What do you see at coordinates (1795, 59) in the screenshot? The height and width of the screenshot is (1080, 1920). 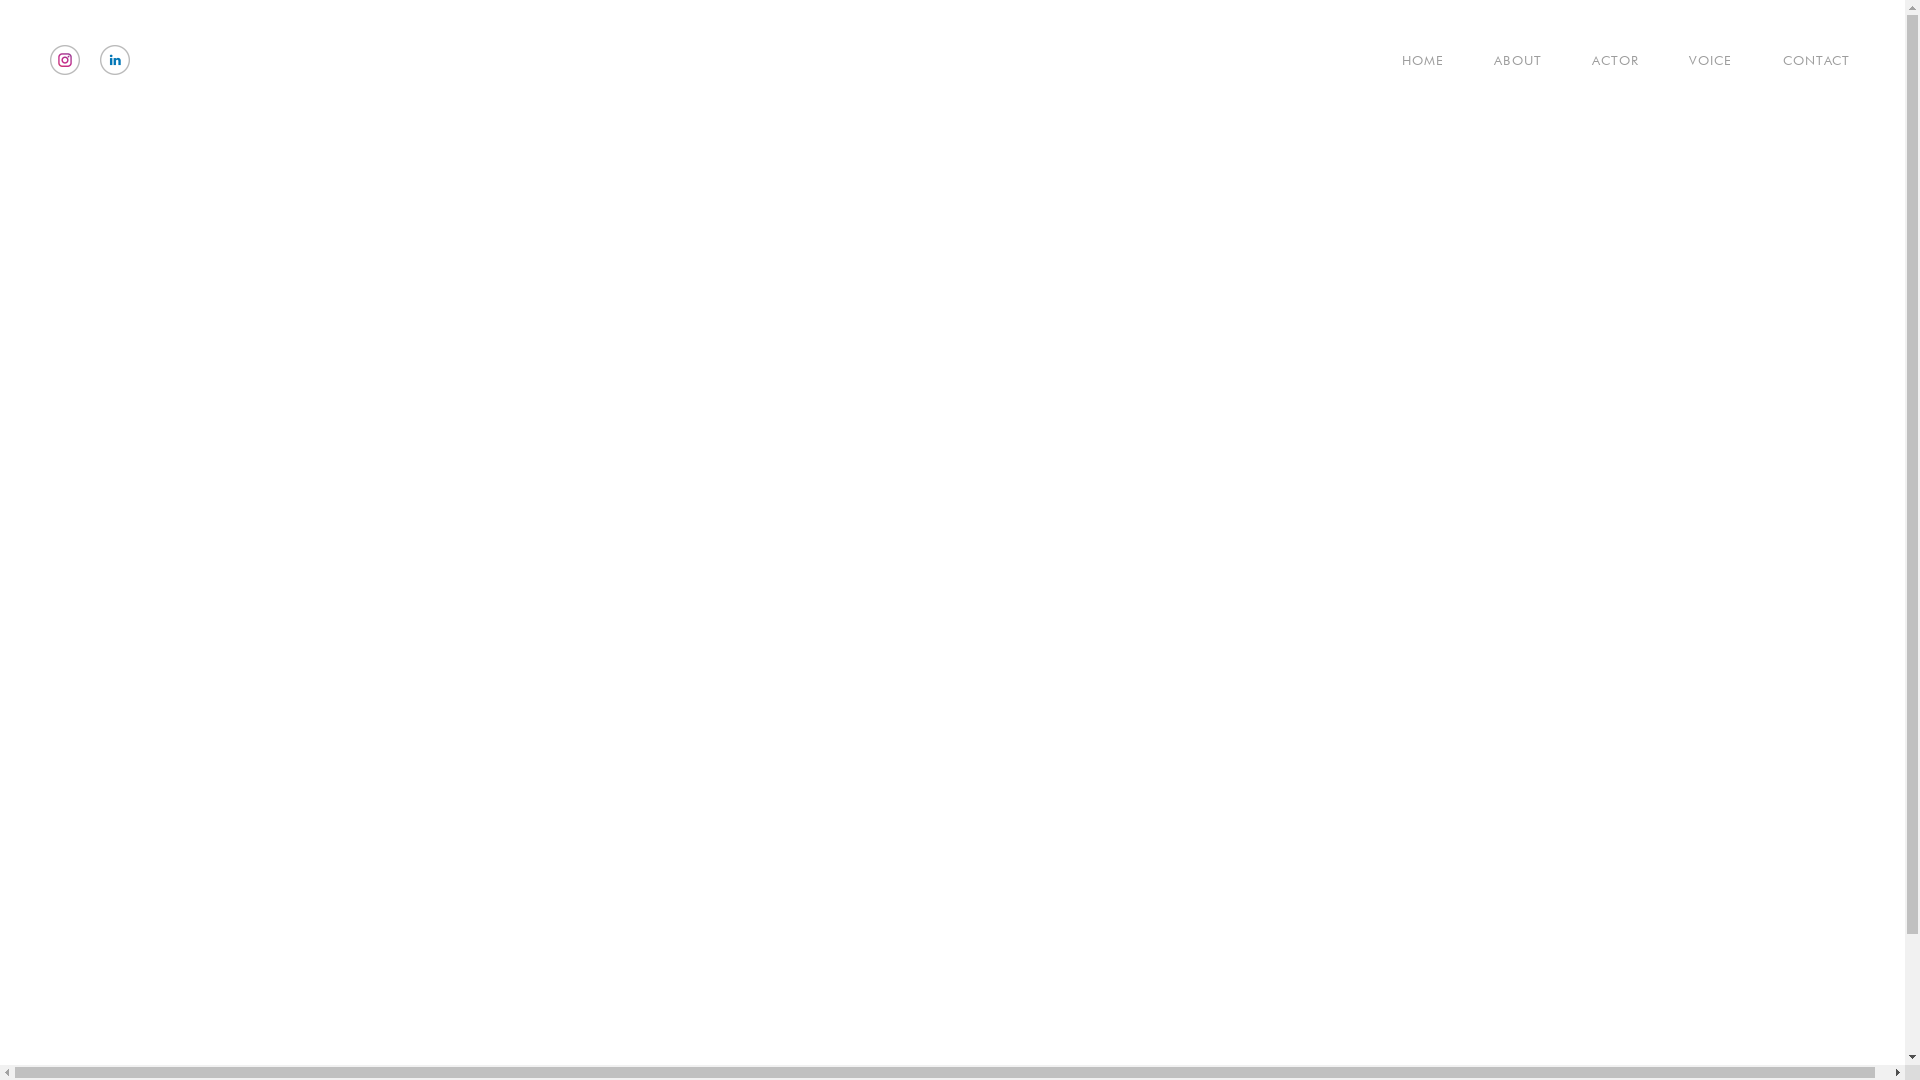 I see `'CONTACT'` at bounding box center [1795, 59].